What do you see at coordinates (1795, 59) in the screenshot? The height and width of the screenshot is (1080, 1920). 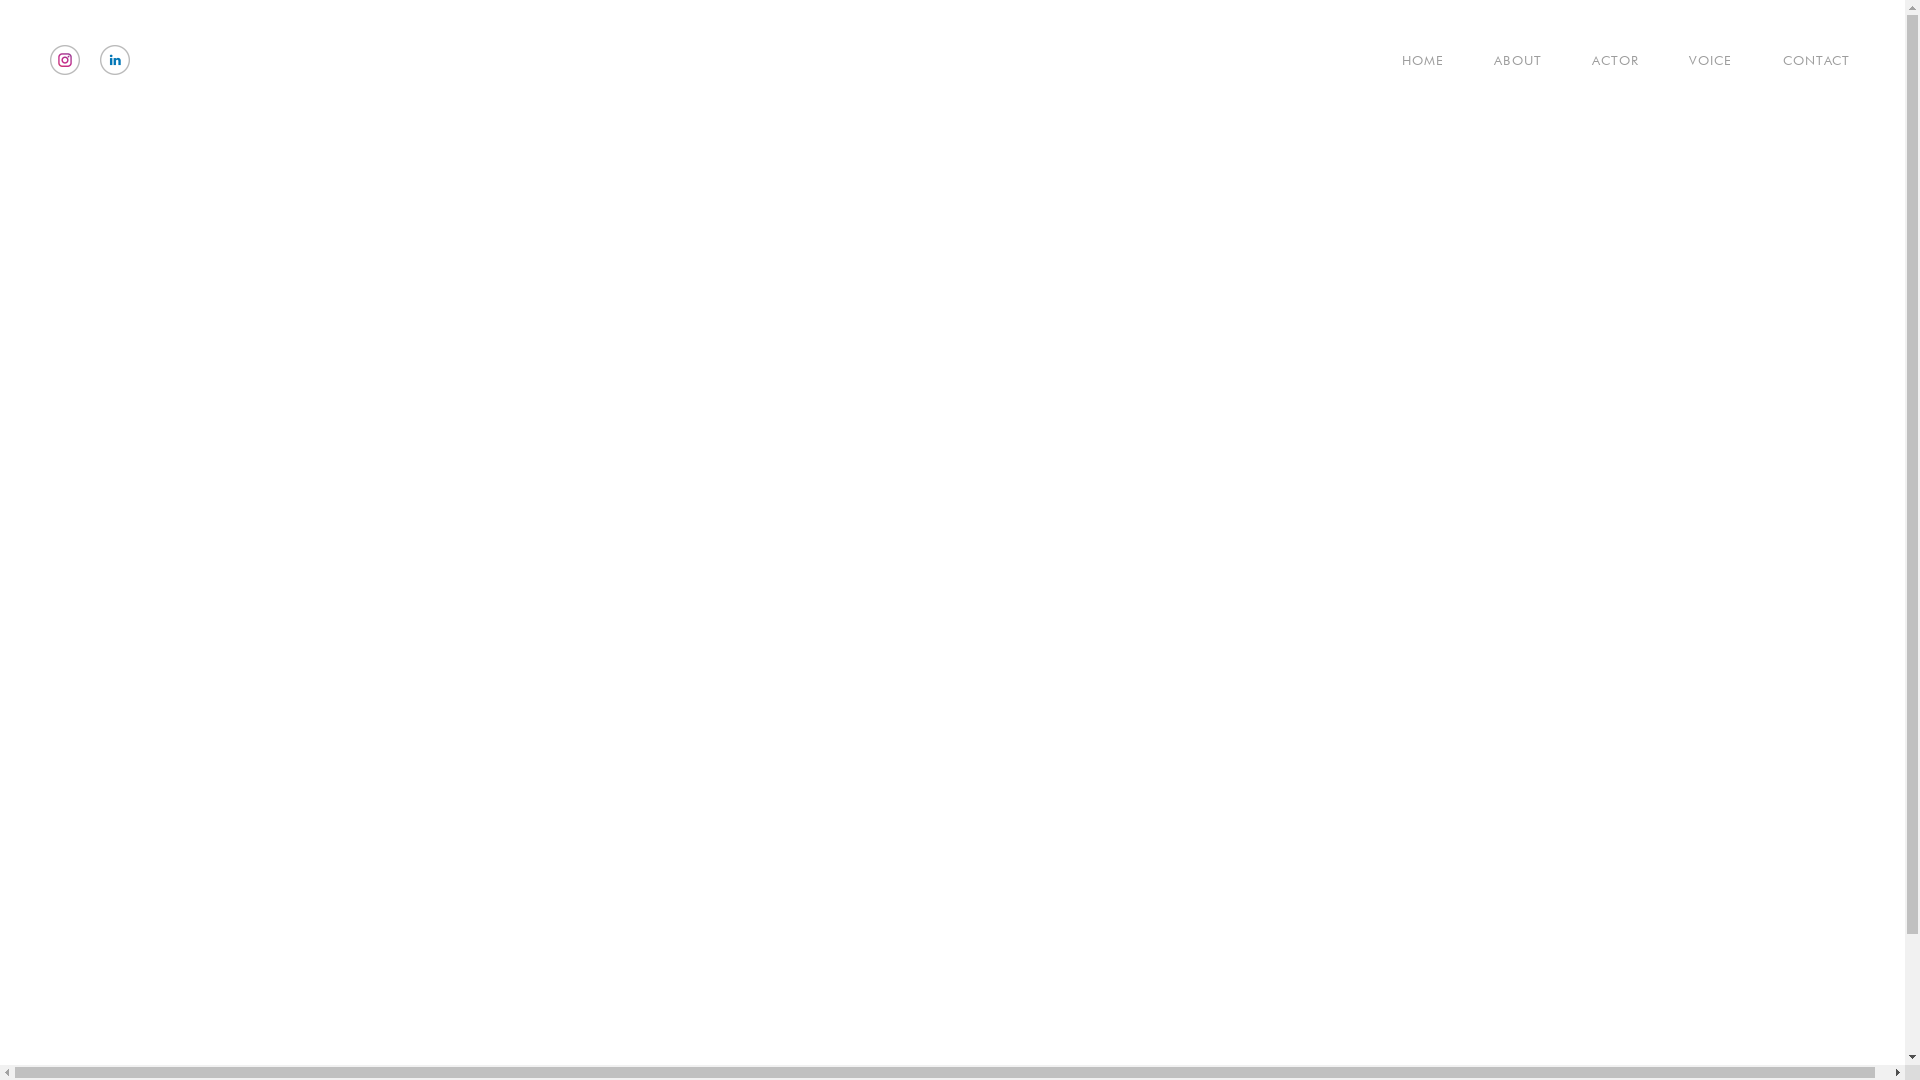 I see `'CONTACT'` at bounding box center [1795, 59].